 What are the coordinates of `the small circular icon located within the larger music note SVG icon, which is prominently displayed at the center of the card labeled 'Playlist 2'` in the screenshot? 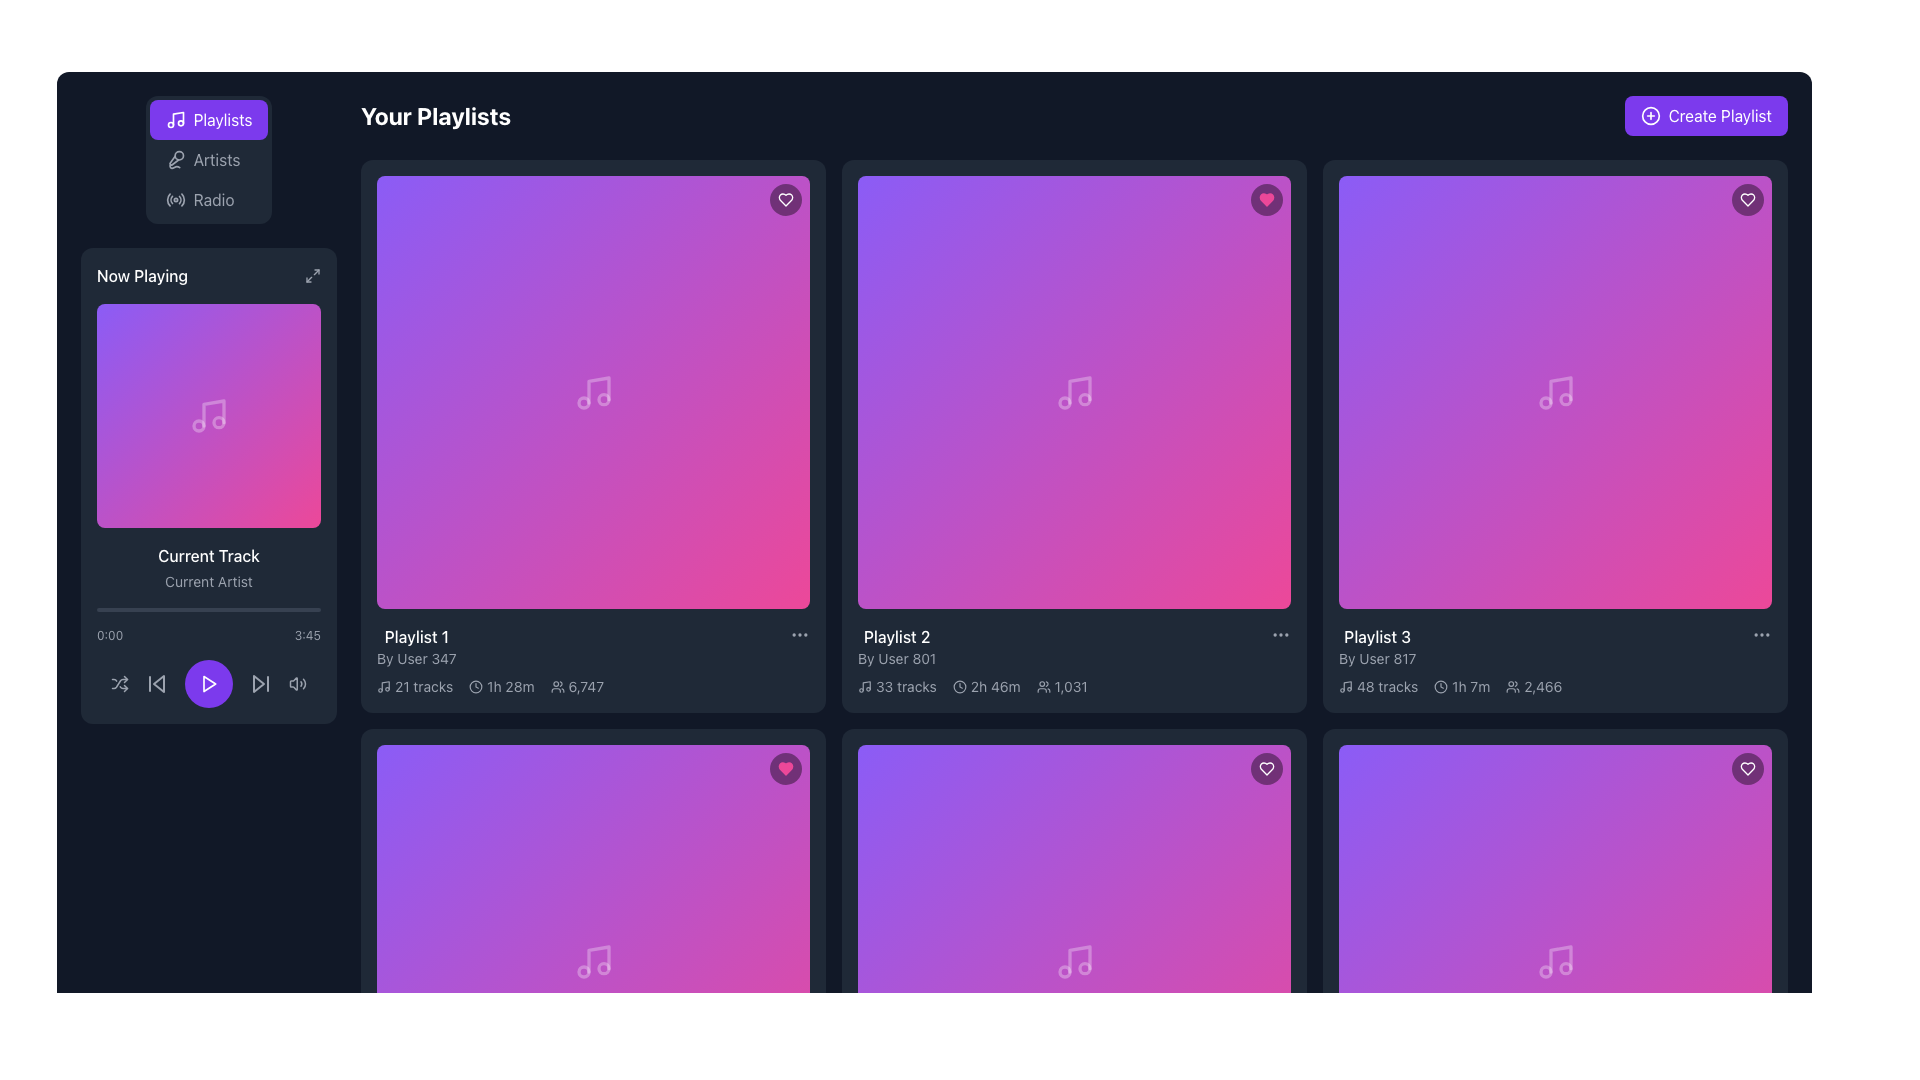 It's located at (1063, 402).